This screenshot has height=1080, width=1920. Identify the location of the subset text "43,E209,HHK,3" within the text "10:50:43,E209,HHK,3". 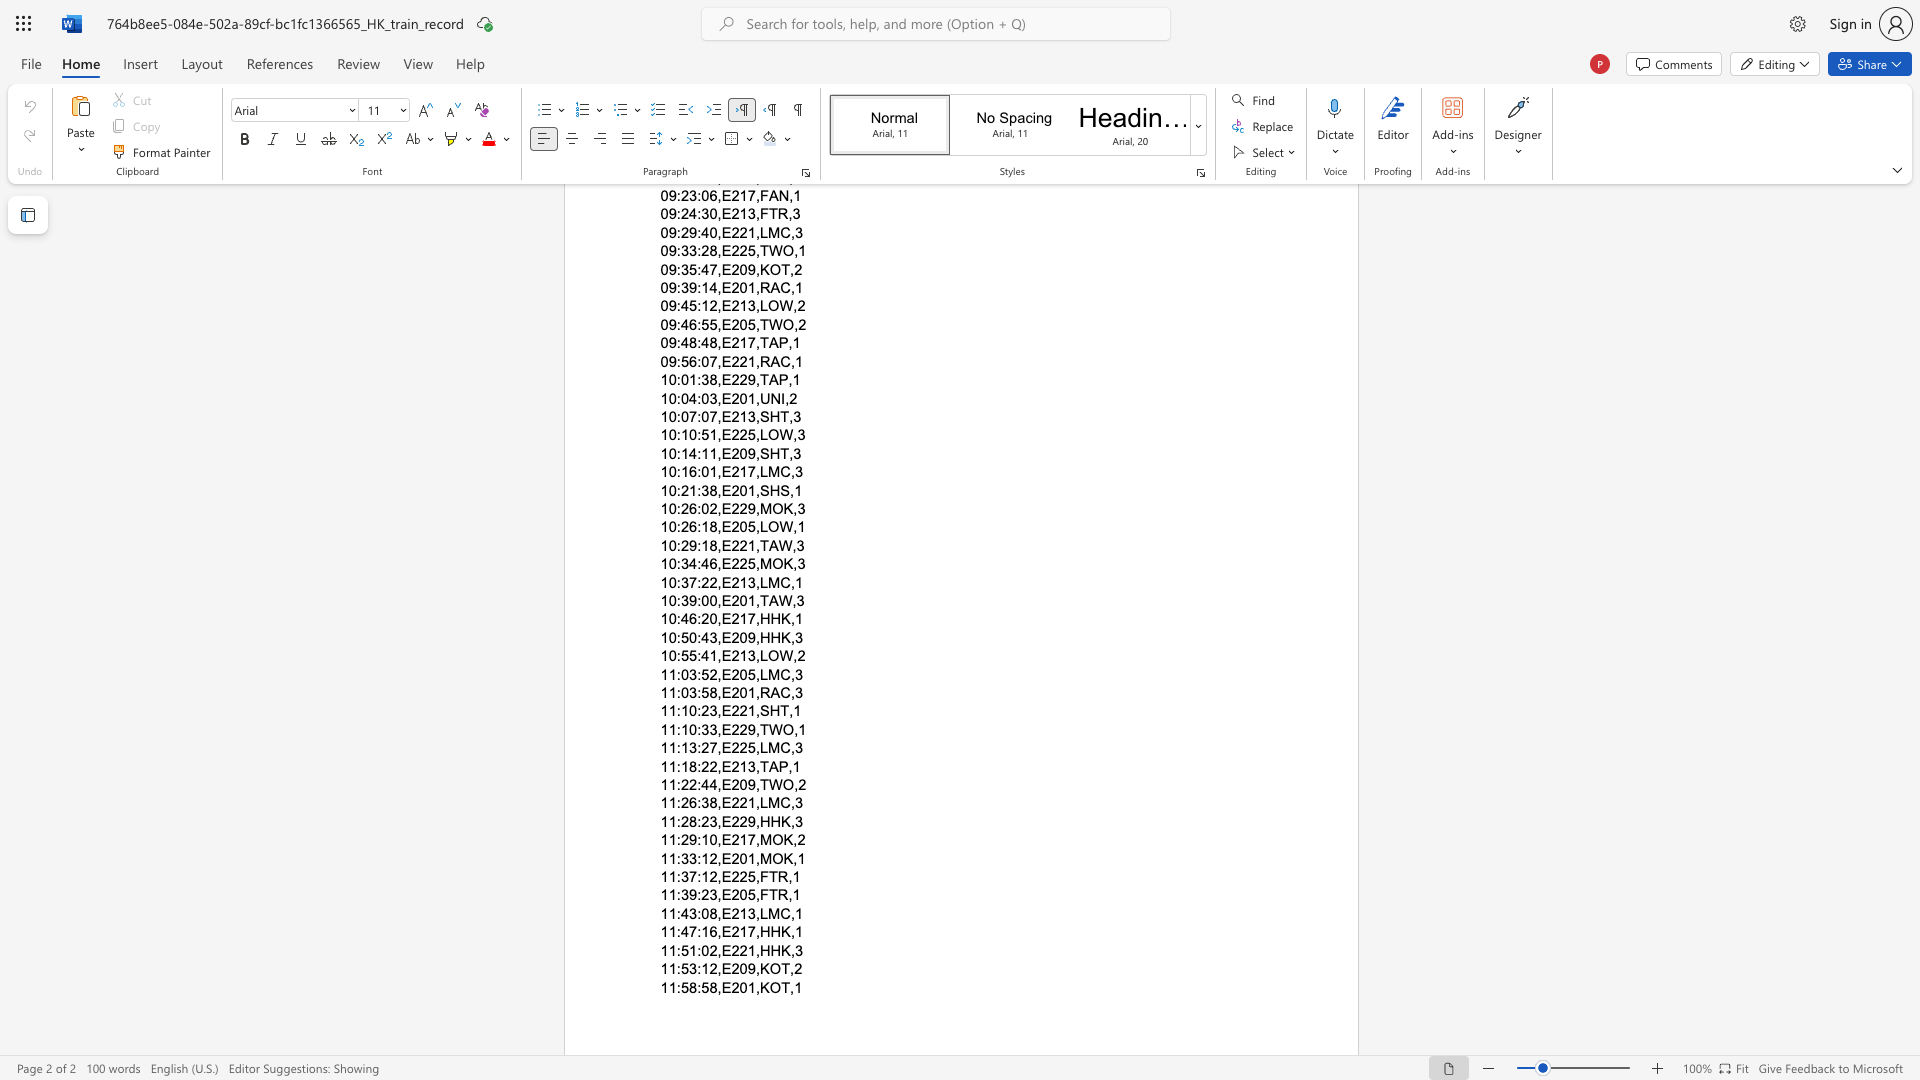
(701, 637).